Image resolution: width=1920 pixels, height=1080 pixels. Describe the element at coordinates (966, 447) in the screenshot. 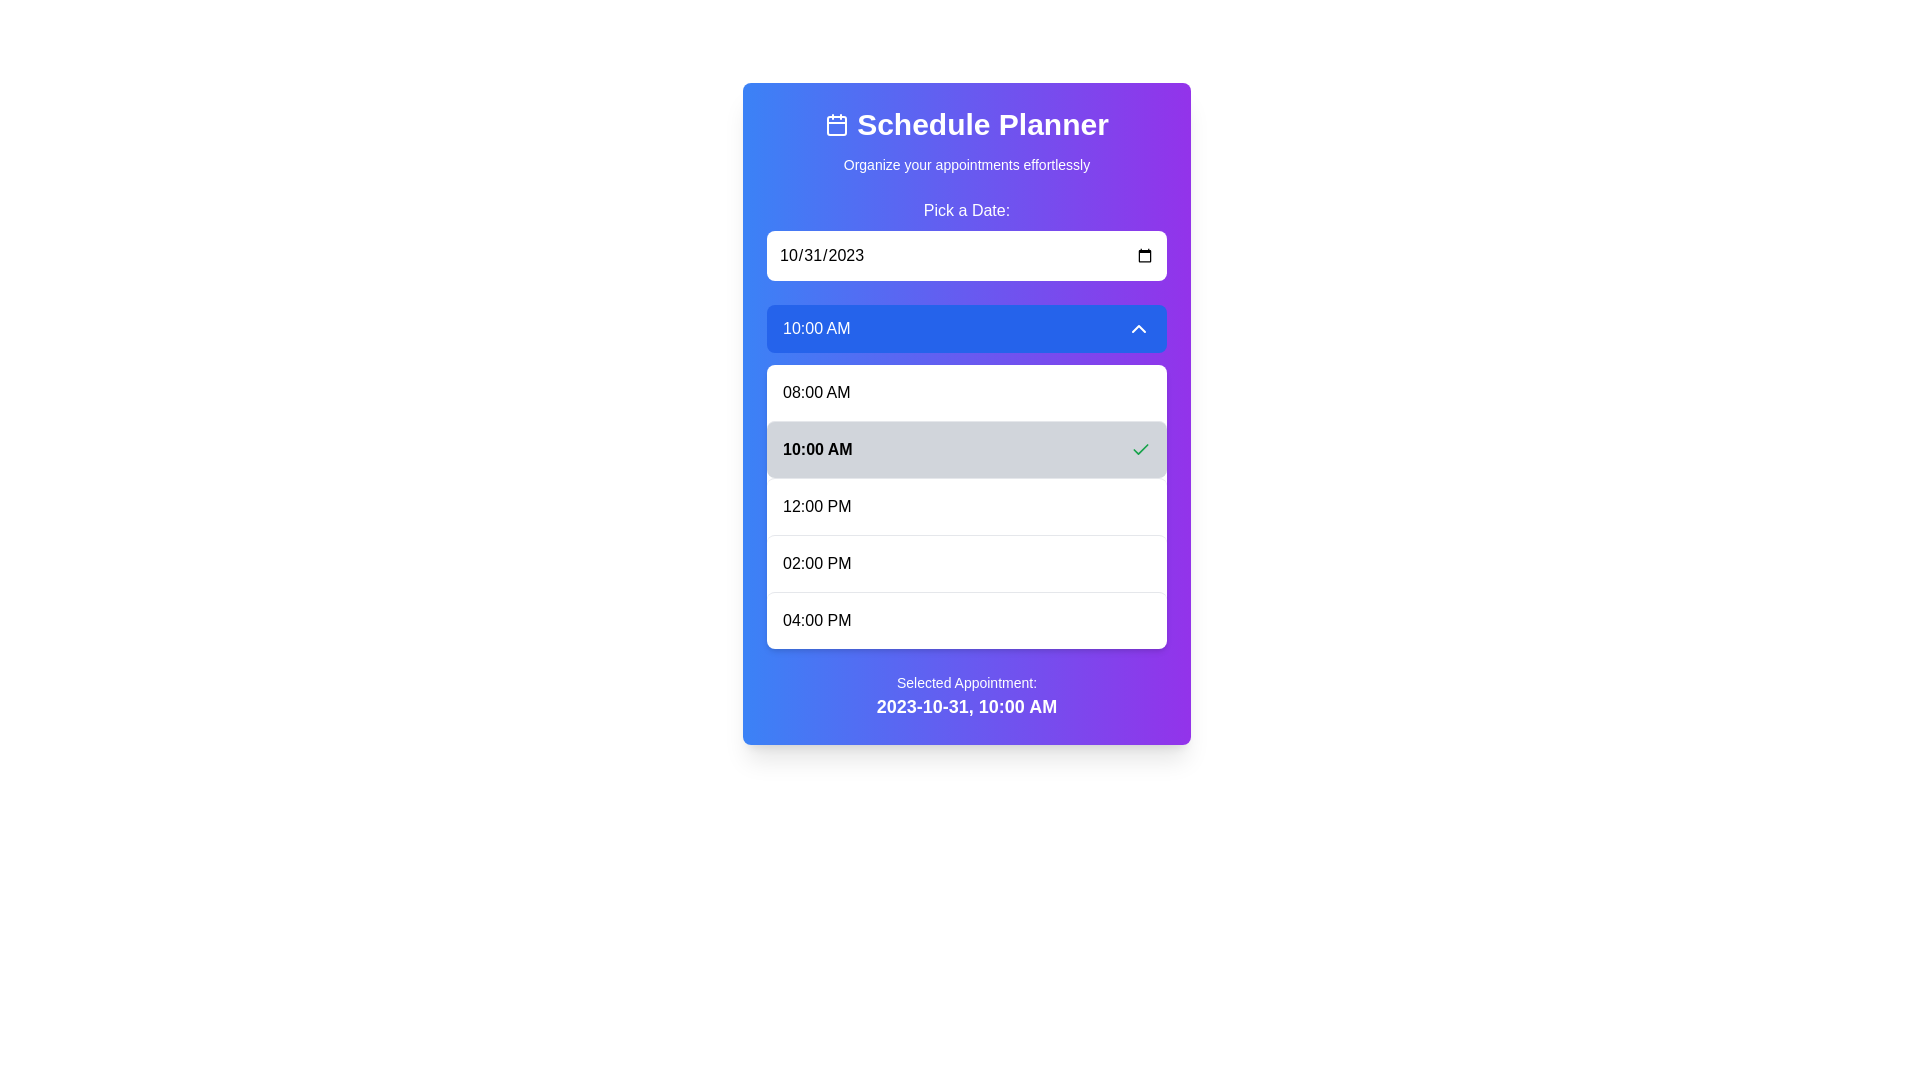

I see `the '10:00 AM' time selection button within the schedule dropdown menu to set it as the preferred time` at that location.